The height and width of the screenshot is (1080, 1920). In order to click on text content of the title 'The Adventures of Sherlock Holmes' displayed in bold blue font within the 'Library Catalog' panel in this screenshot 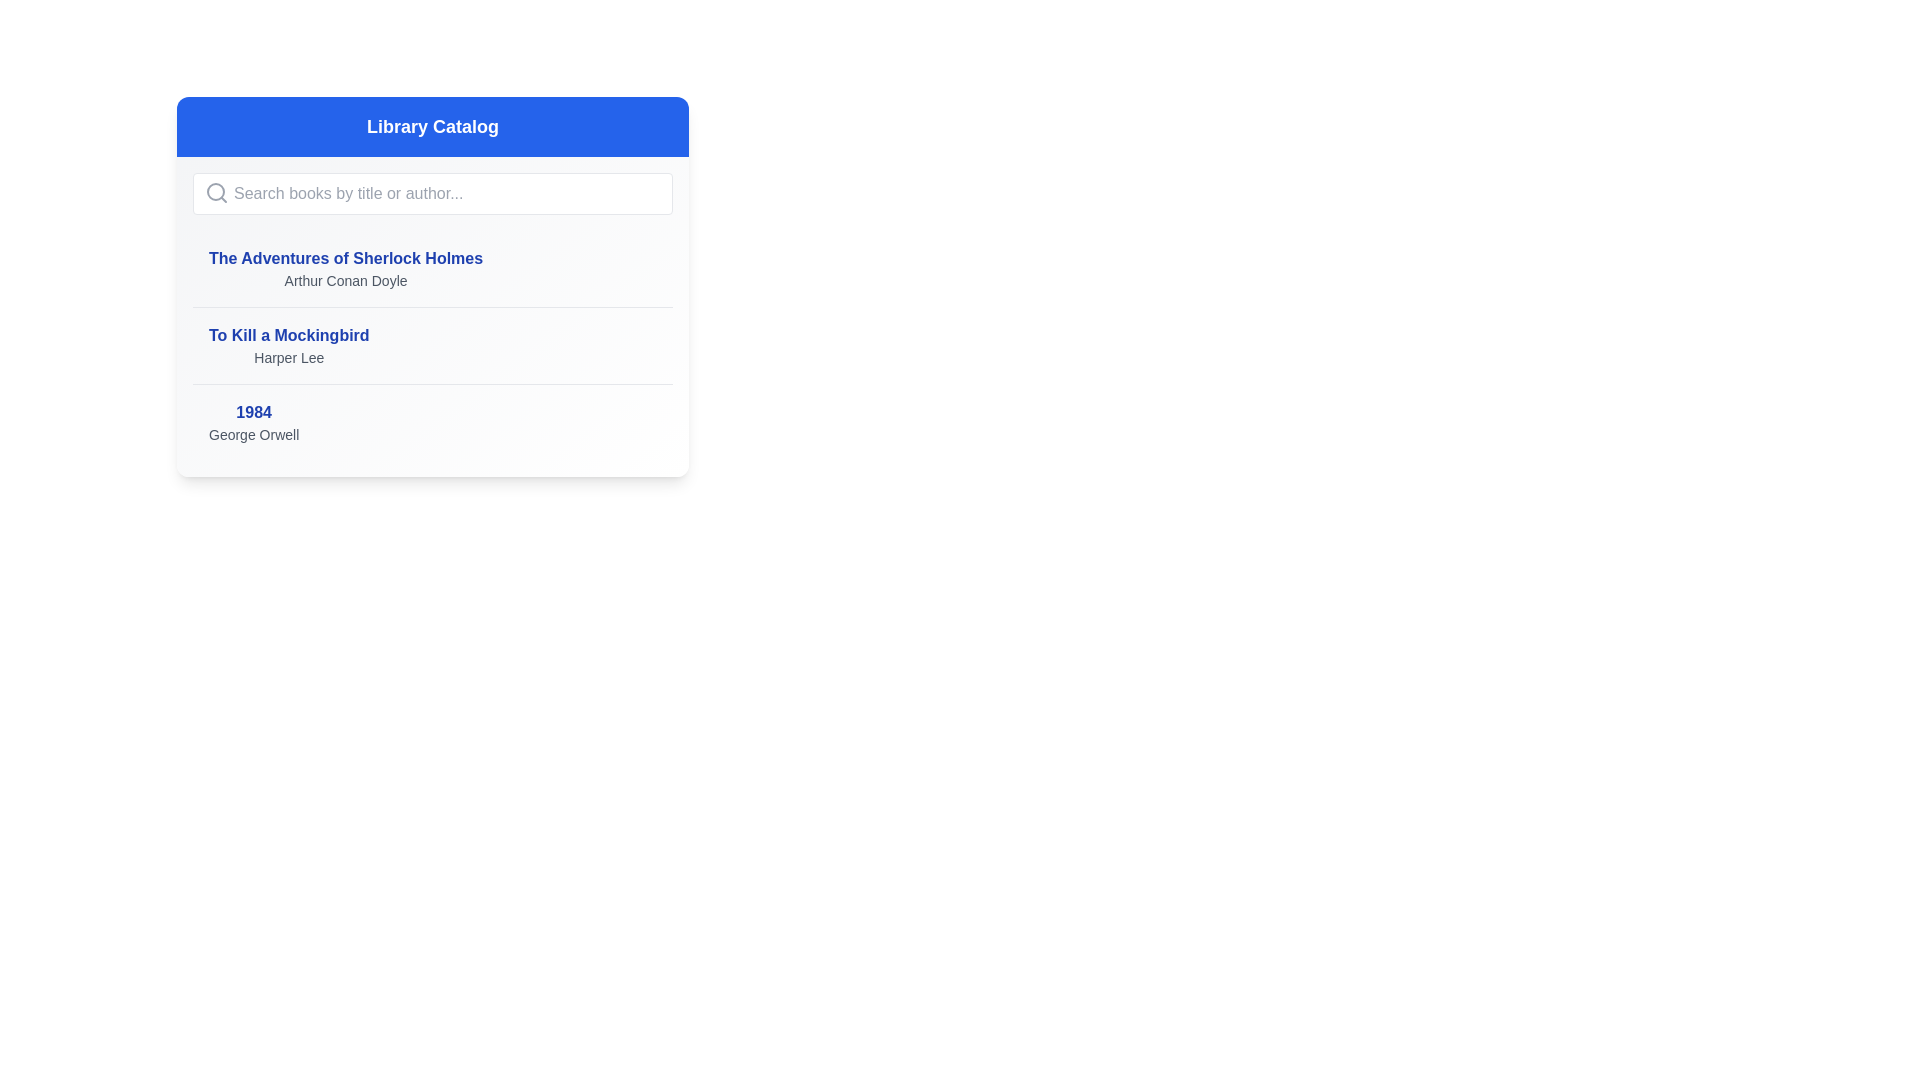, I will do `click(345, 257)`.